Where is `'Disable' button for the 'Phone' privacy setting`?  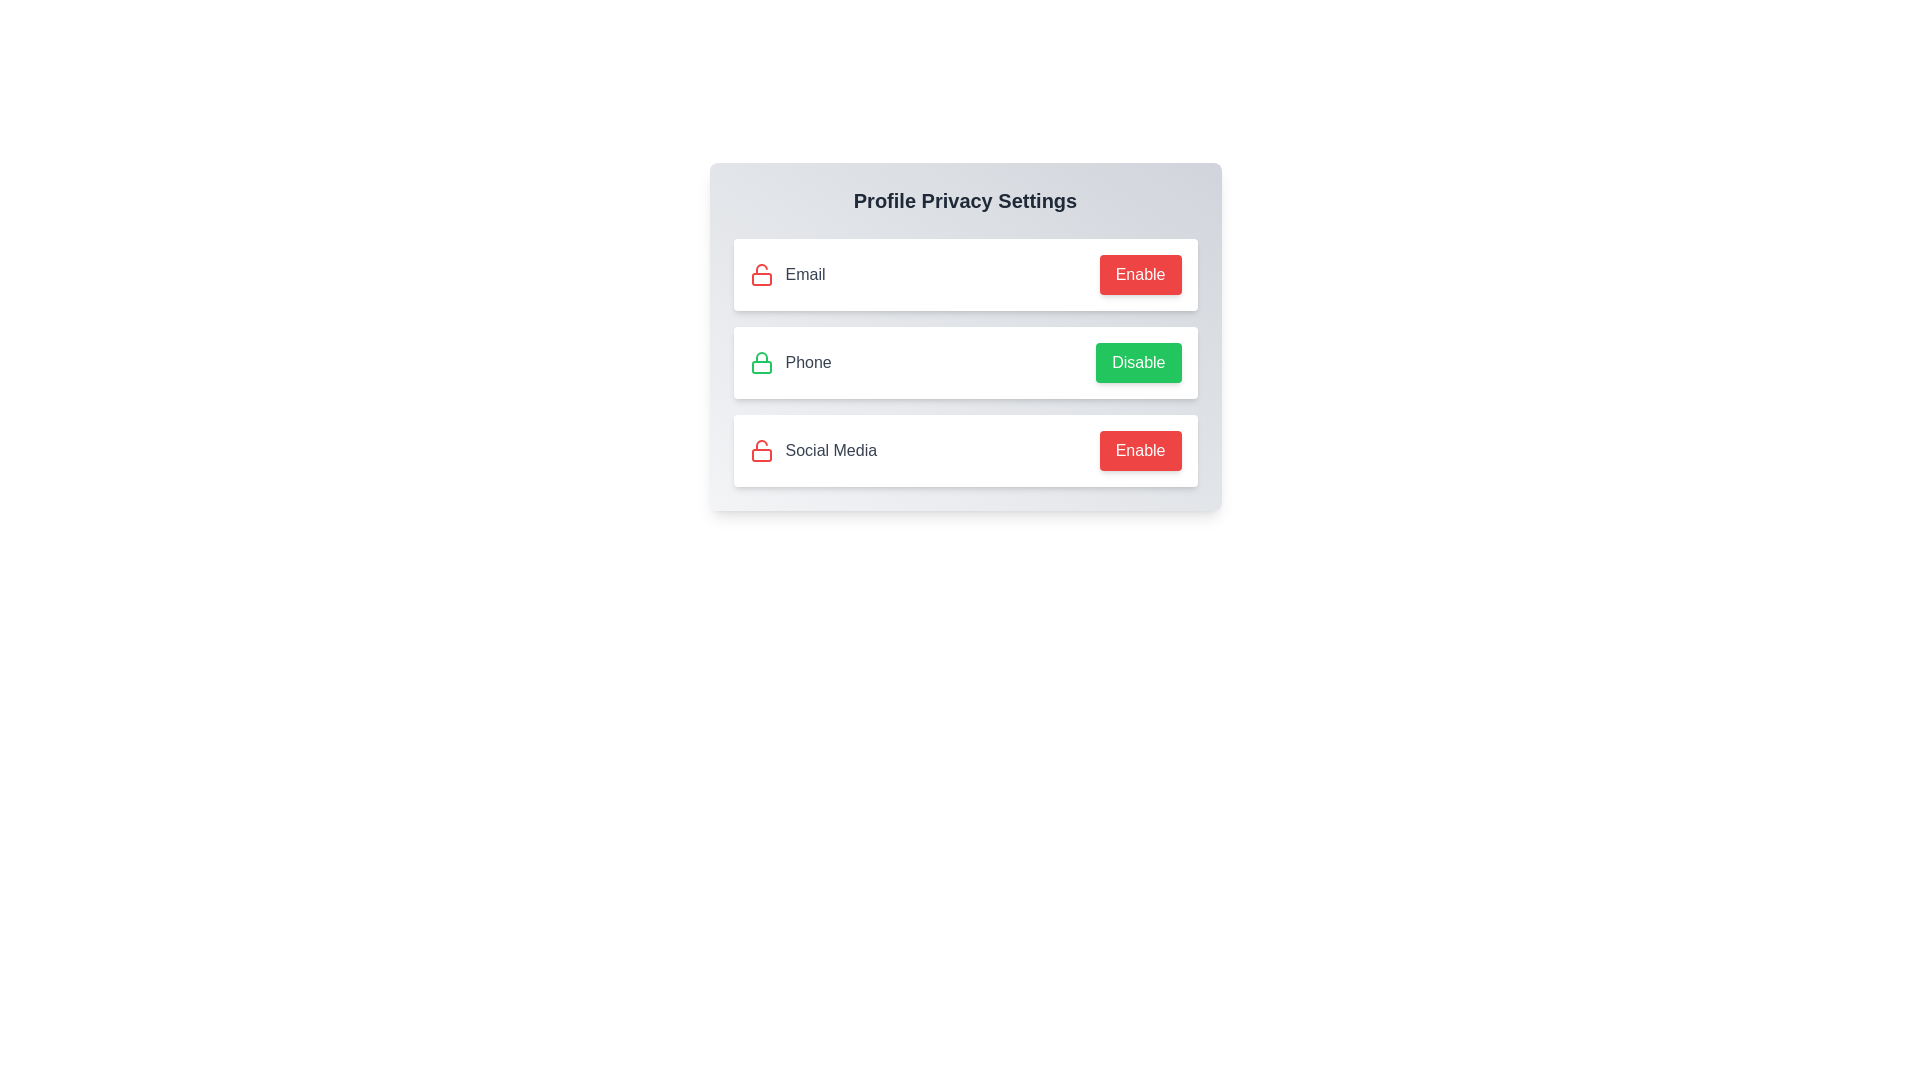
'Disable' button for the 'Phone' privacy setting is located at coordinates (1138, 362).